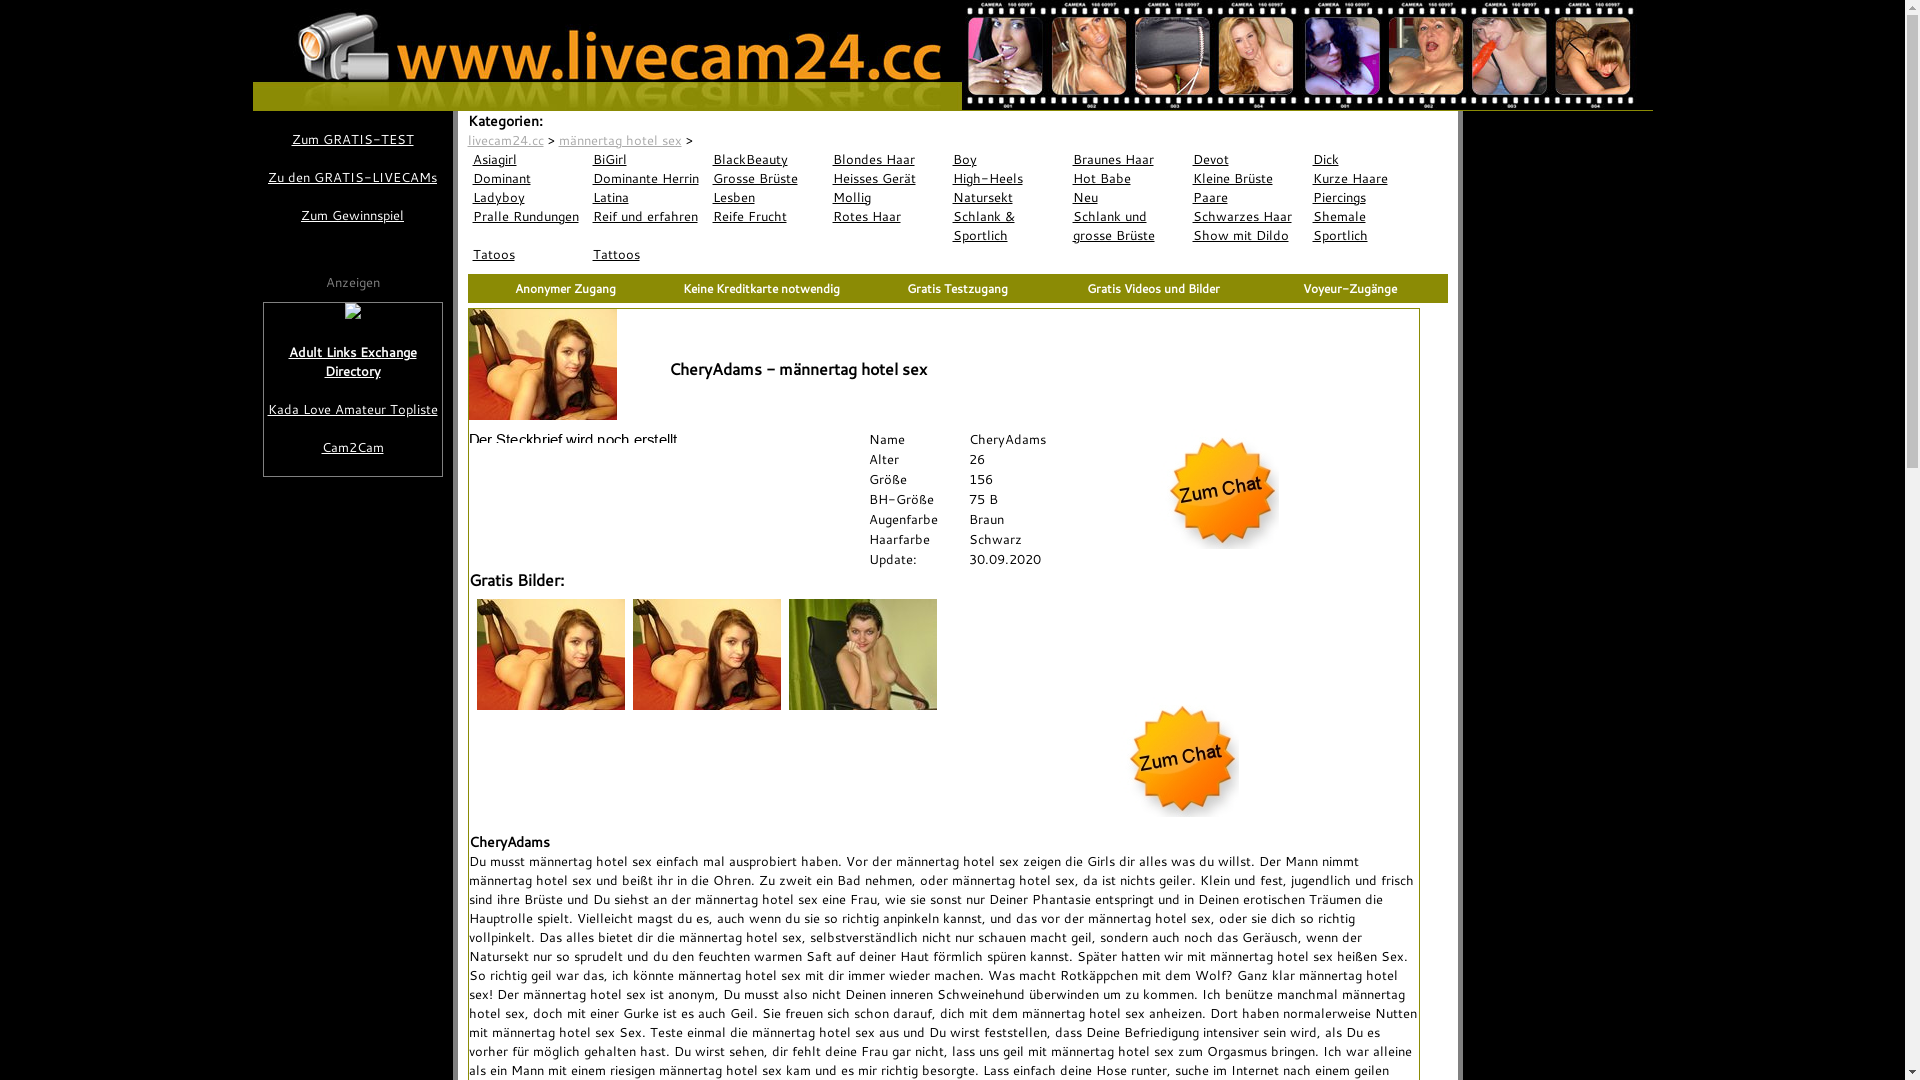 The height and width of the screenshot is (1080, 1920). Describe the element at coordinates (466, 253) in the screenshot. I see `'Tatoos'` at that location.